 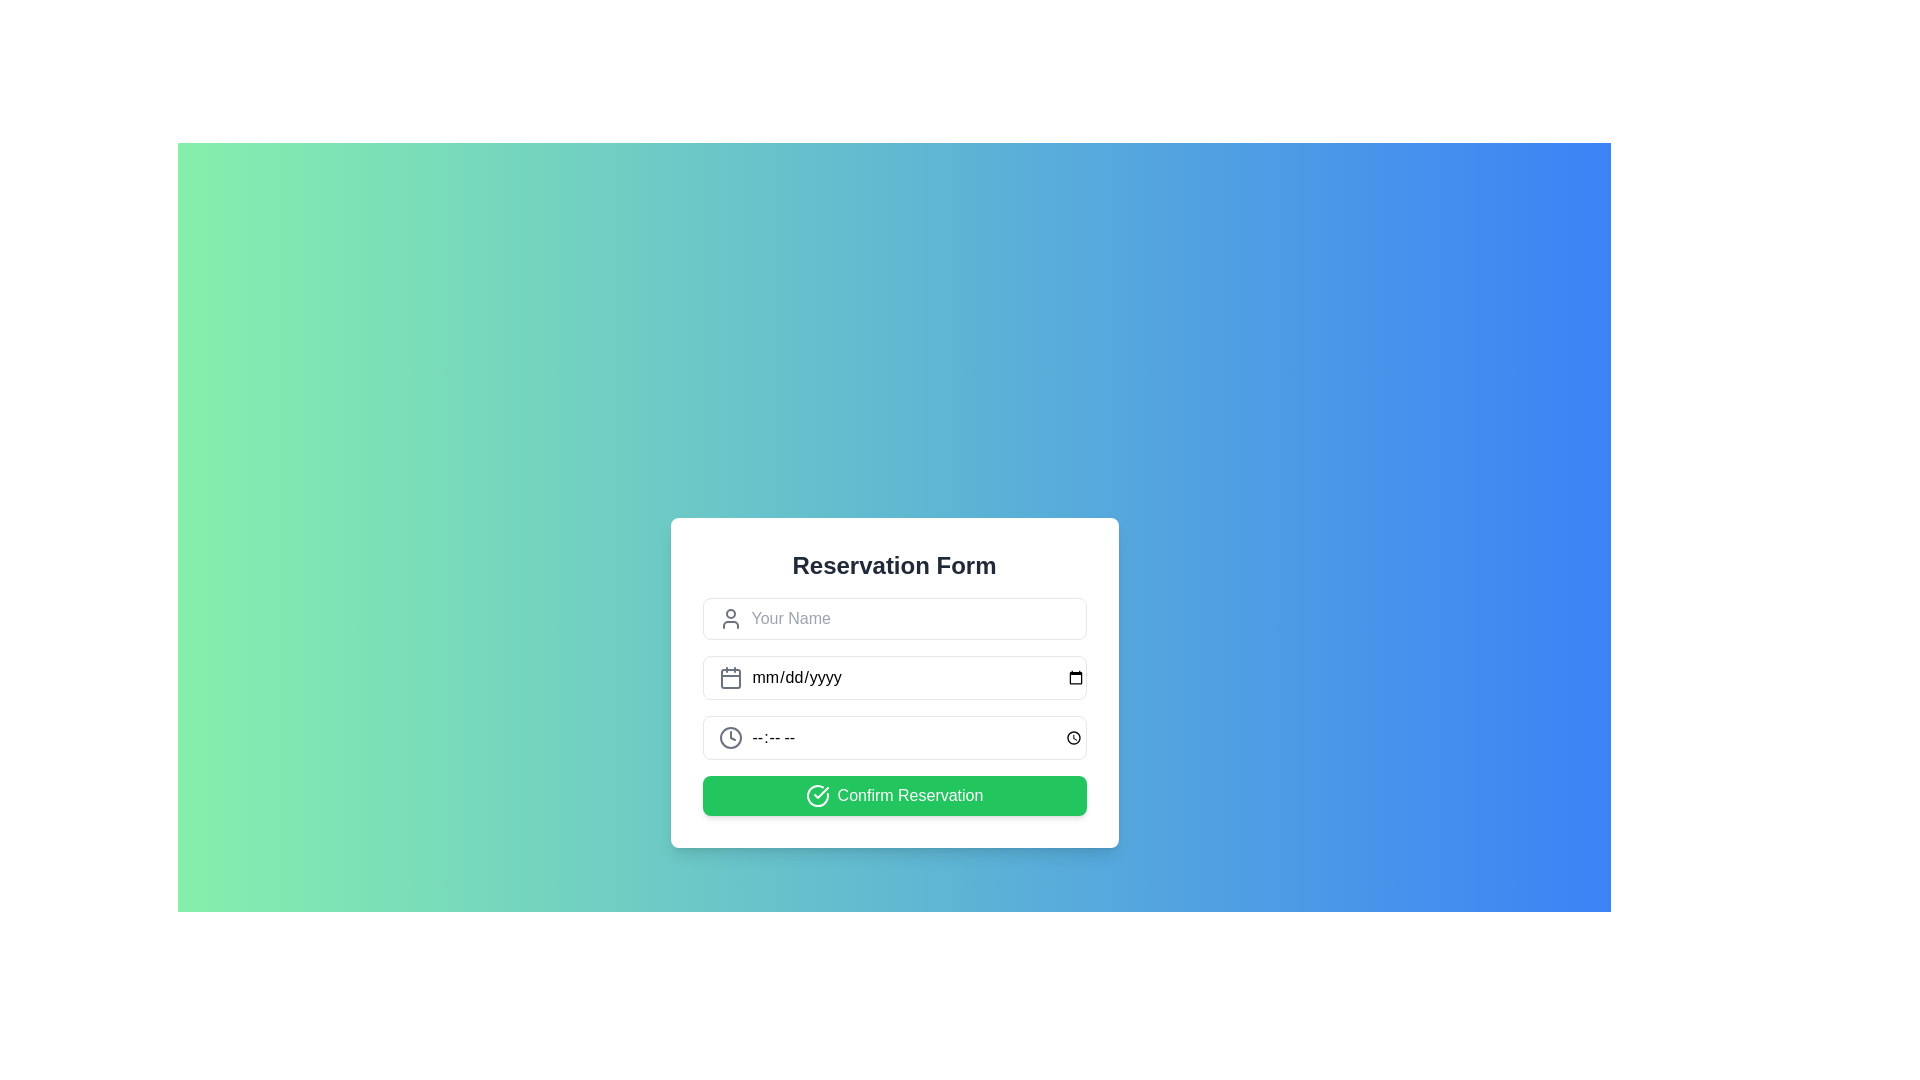 I want to click on decorative icon located on the left side of the 'Confirm Reservation' button at the bottom of the form interface, so click(x=817, y=794).